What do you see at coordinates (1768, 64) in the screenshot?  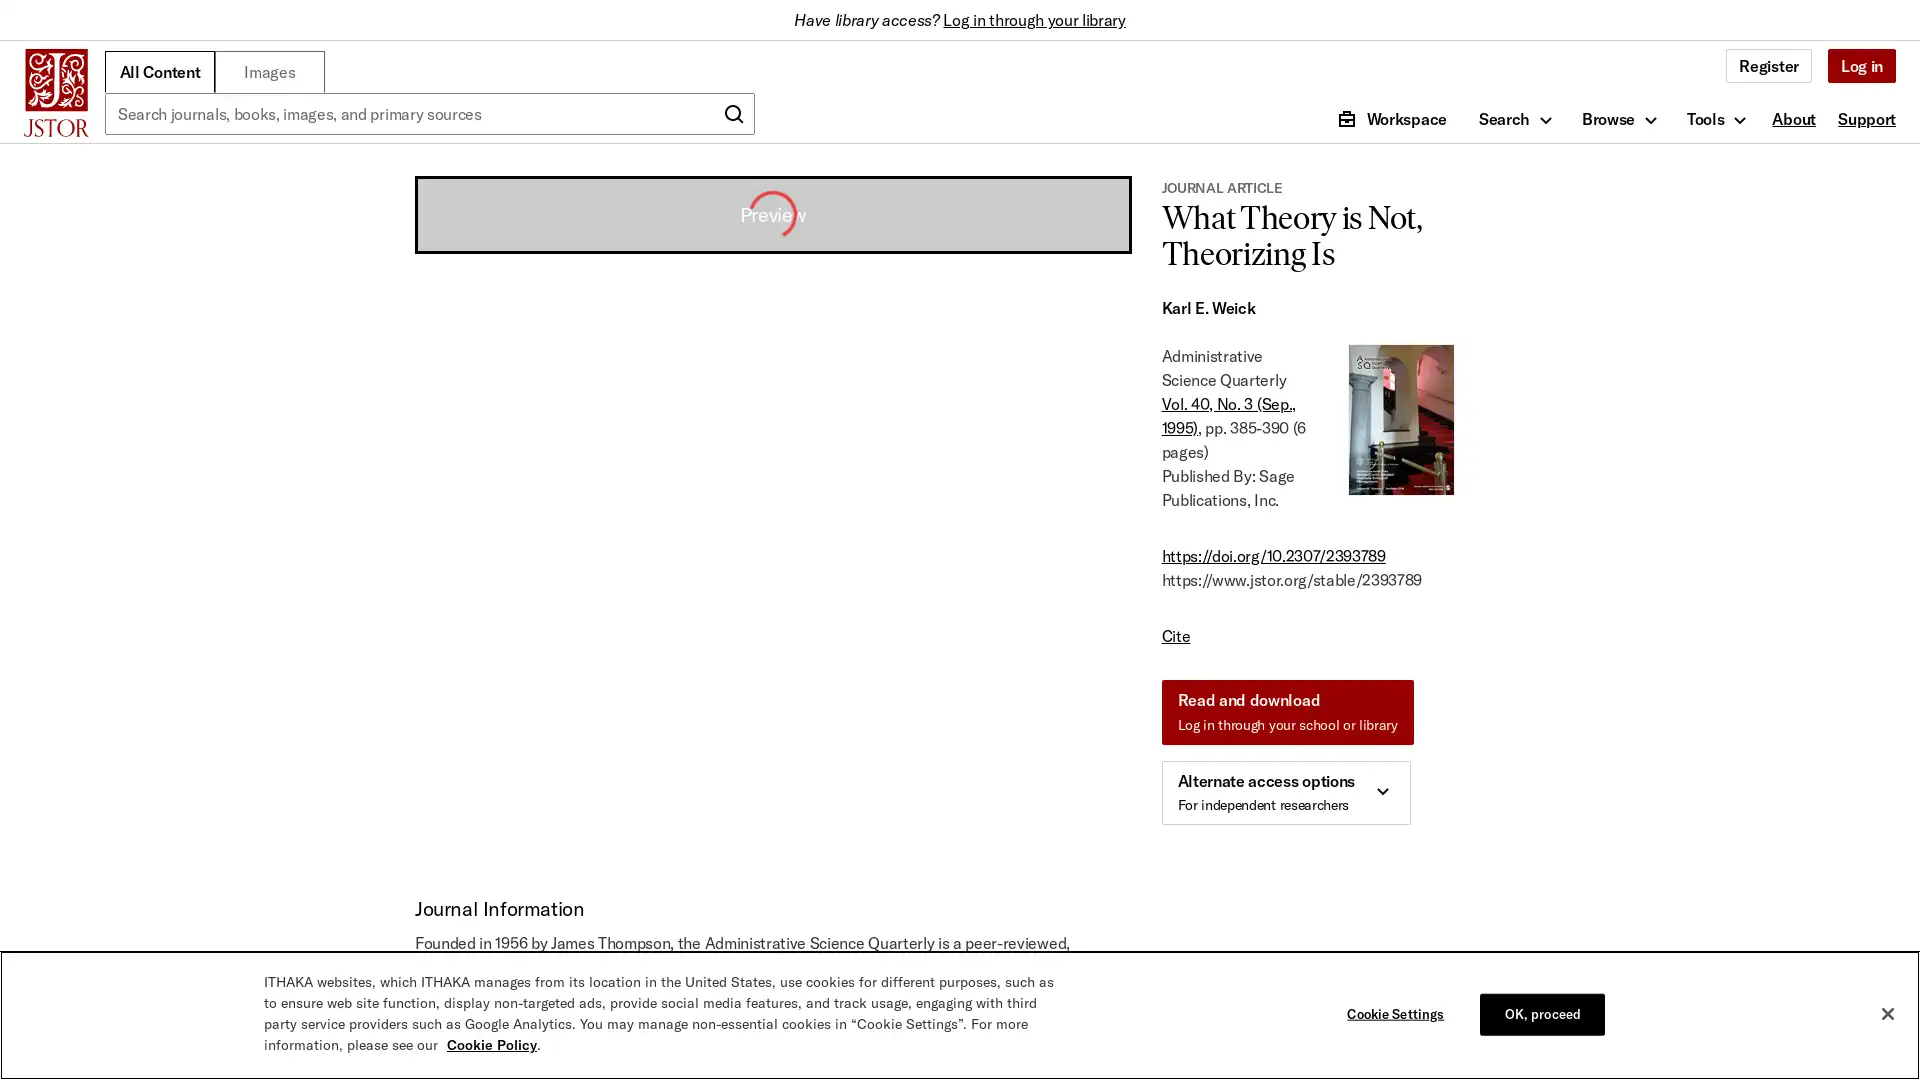 I see `Register` at bounding box center [1768, 64].